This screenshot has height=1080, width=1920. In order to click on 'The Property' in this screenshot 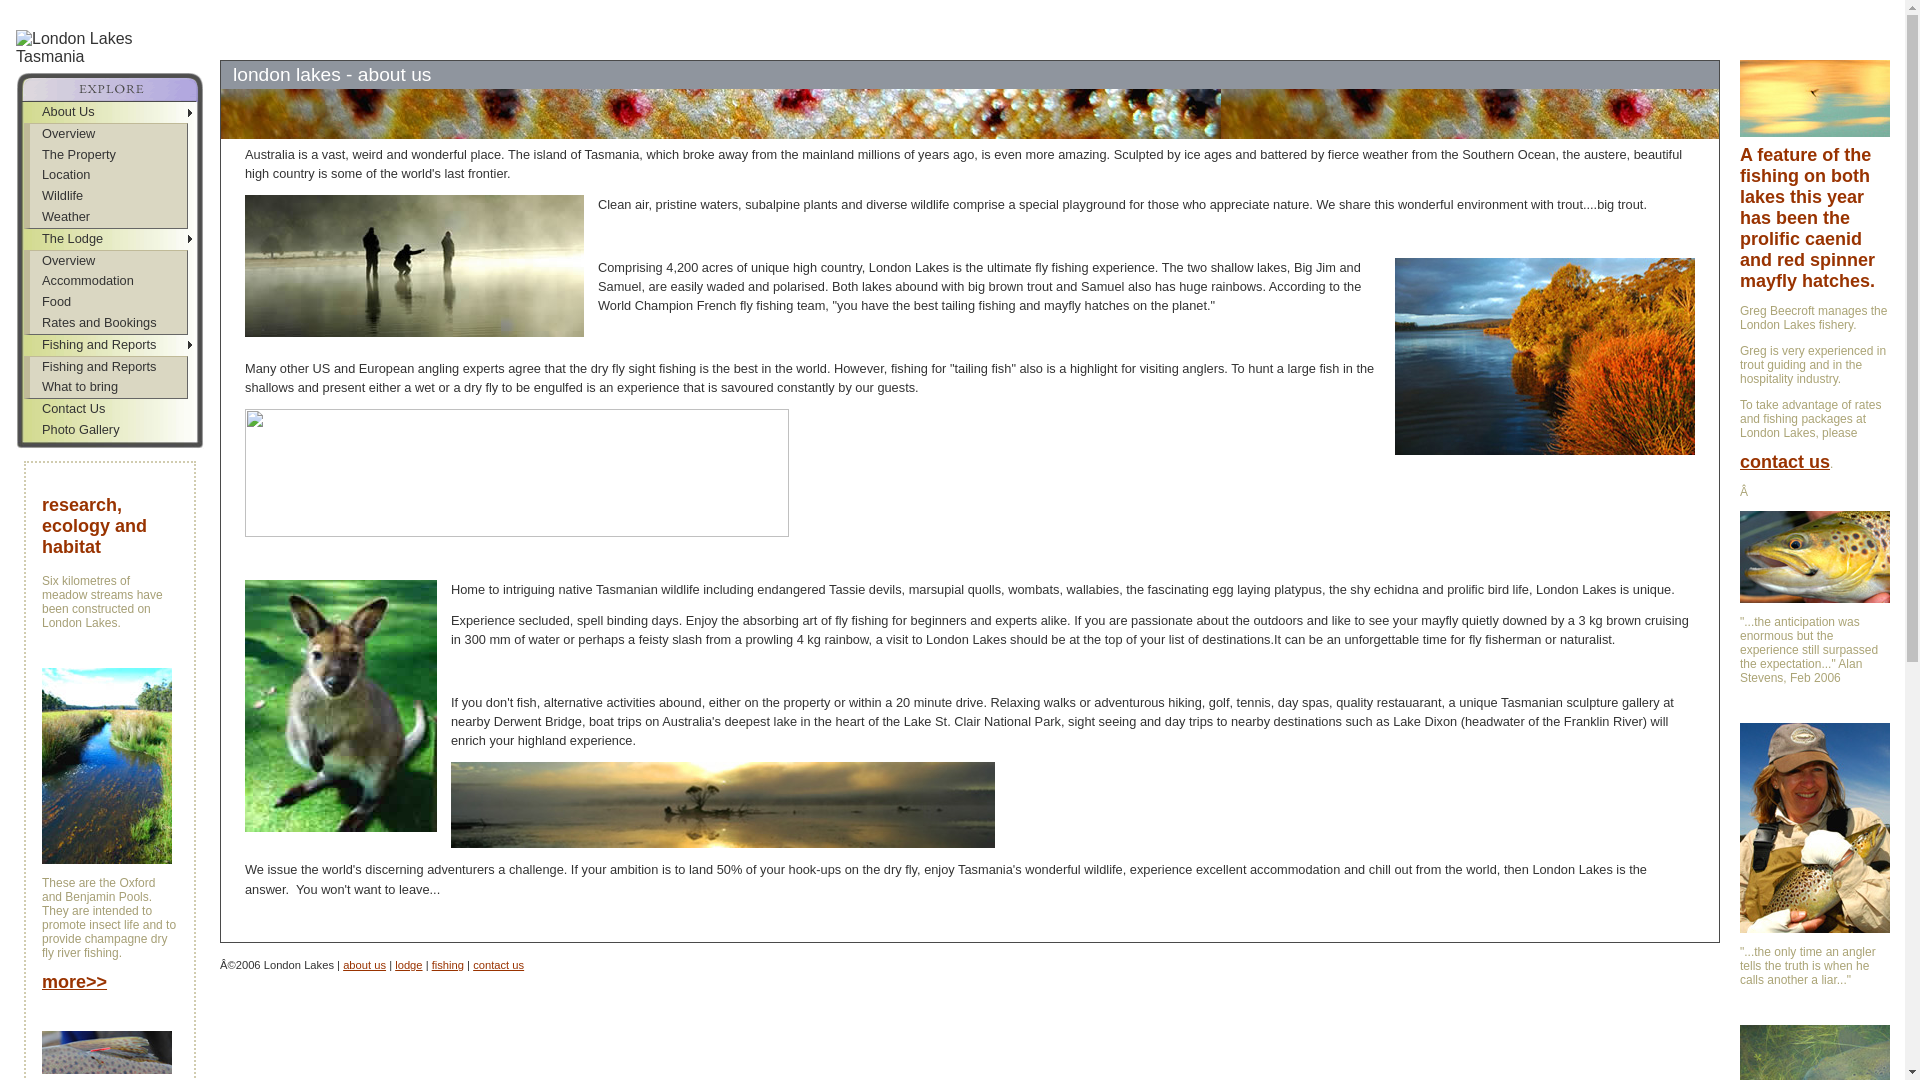, I will do `click(107, 154)`.